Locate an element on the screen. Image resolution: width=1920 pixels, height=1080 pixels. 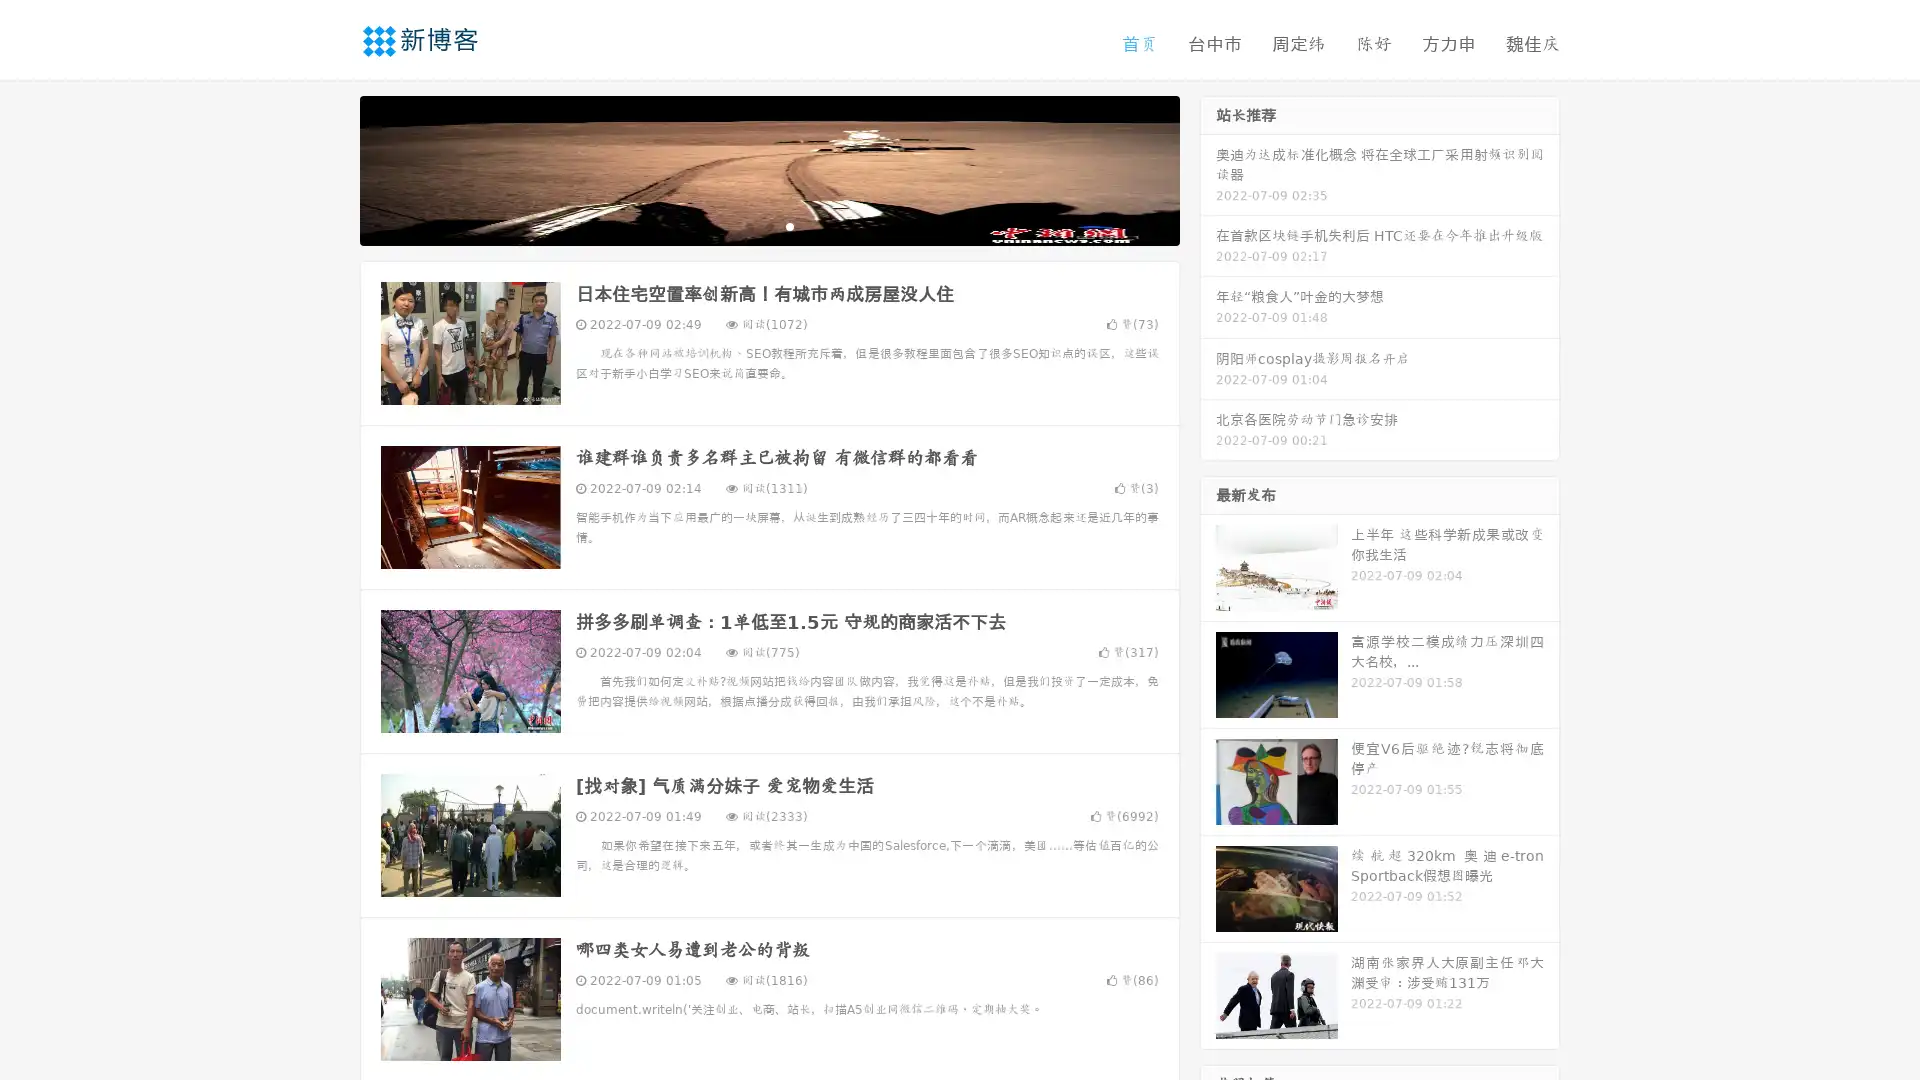
Next slide is located at coordinates (1208, 168).